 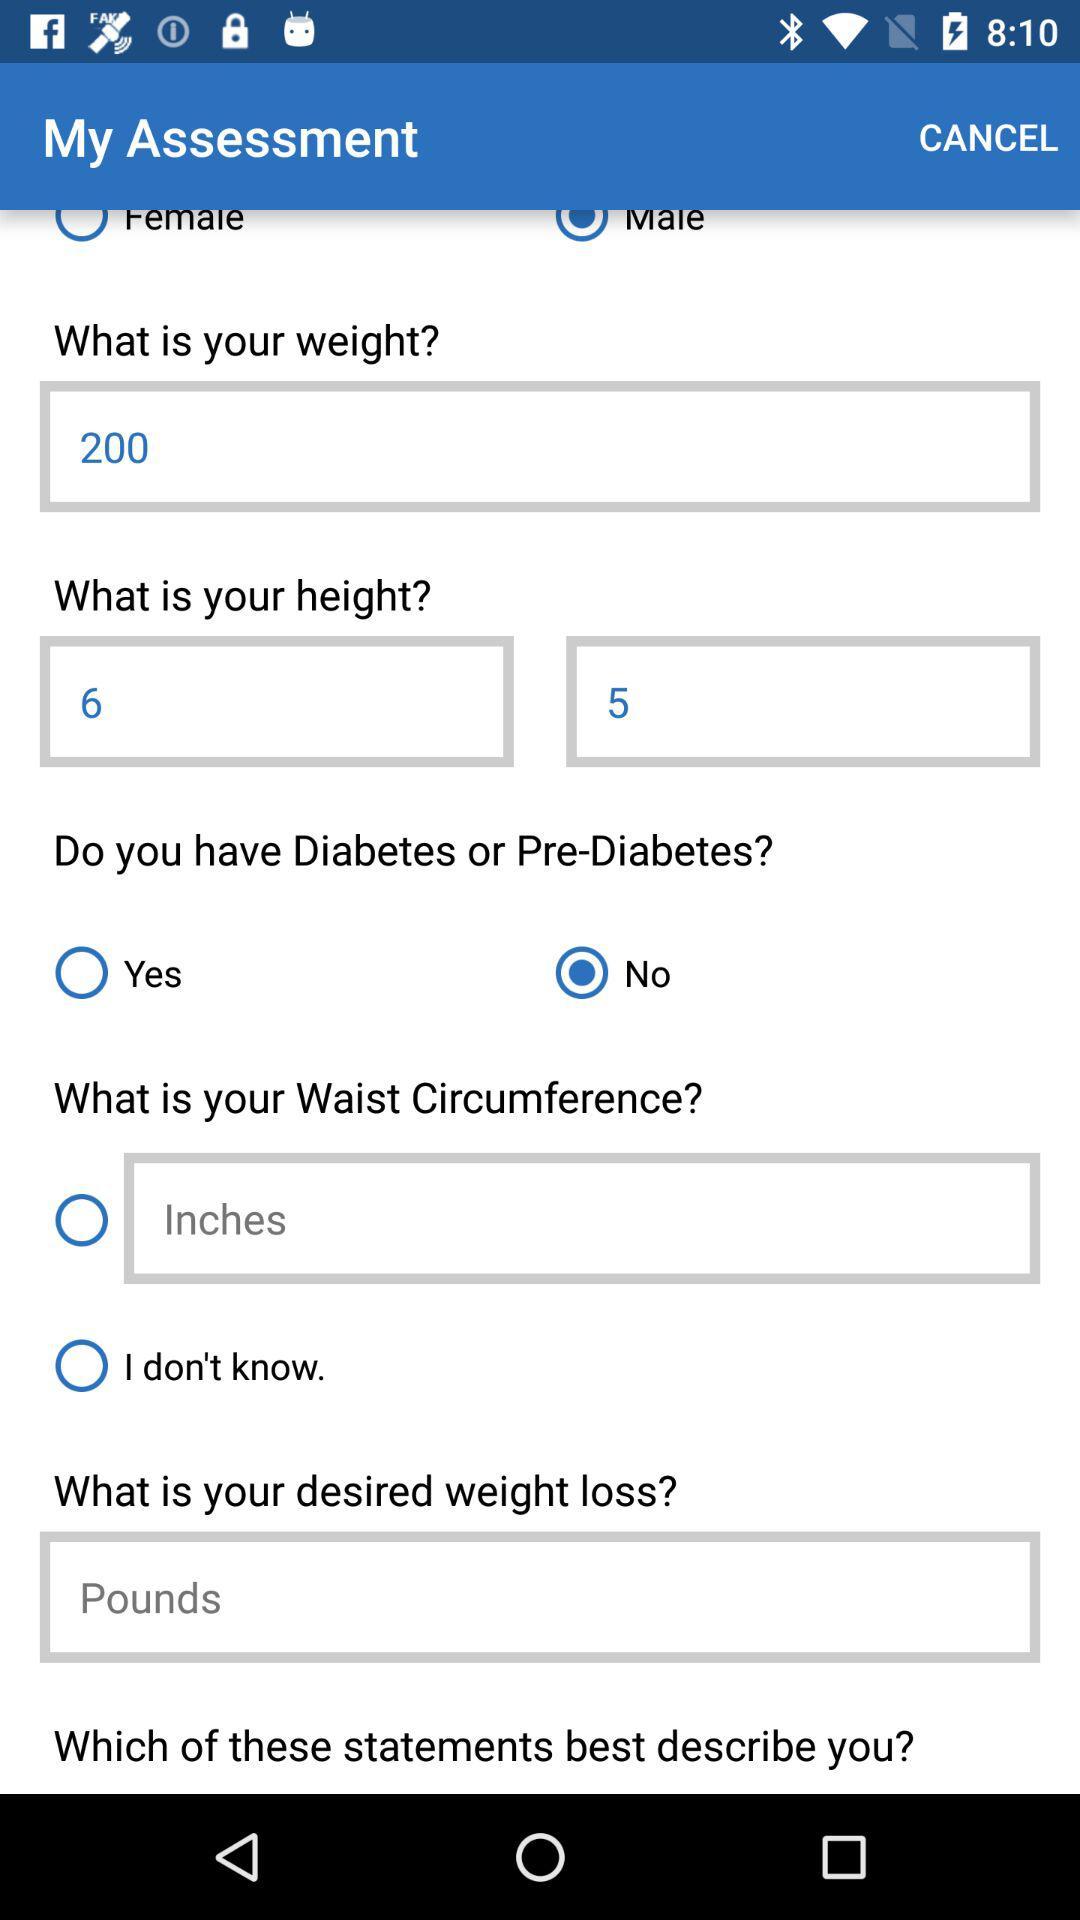 I want to click on input weight in pounds, so click(x=540, y=1596).